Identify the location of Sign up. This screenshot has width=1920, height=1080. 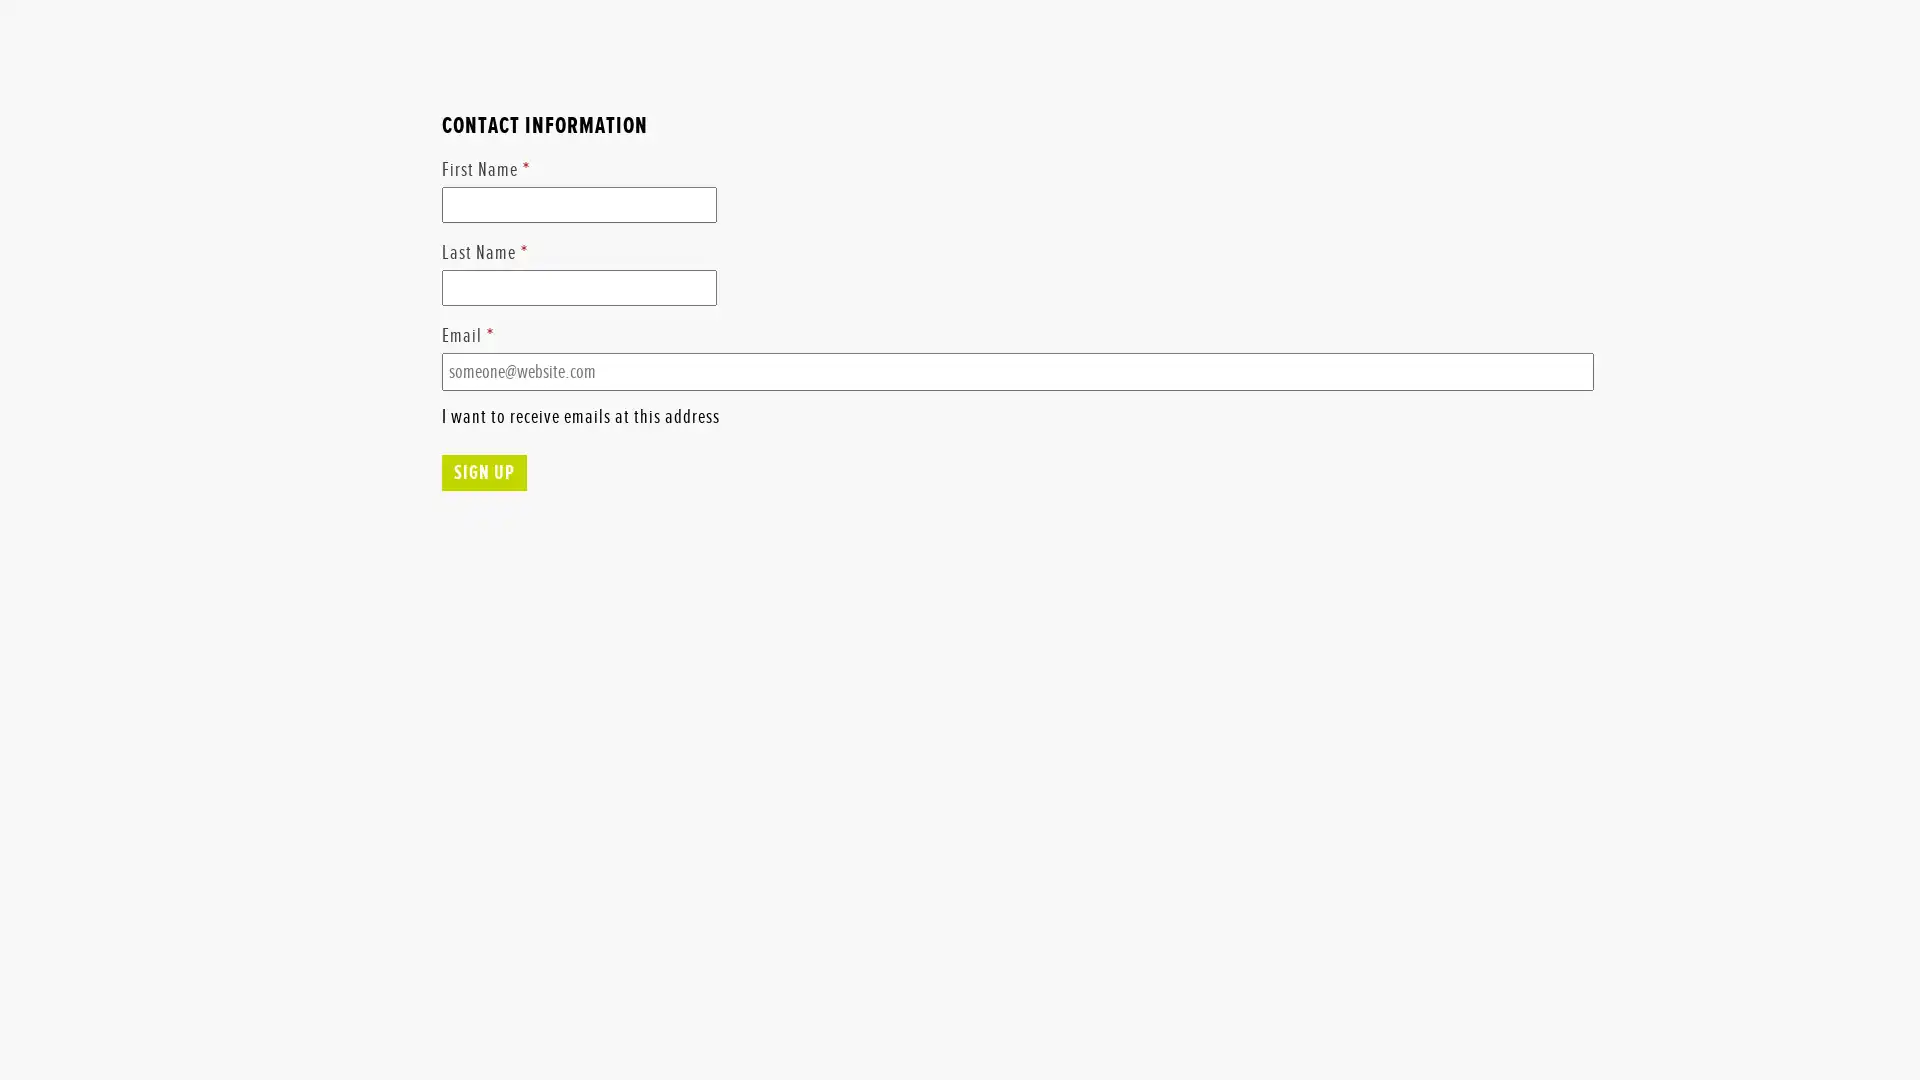
(483, 551).